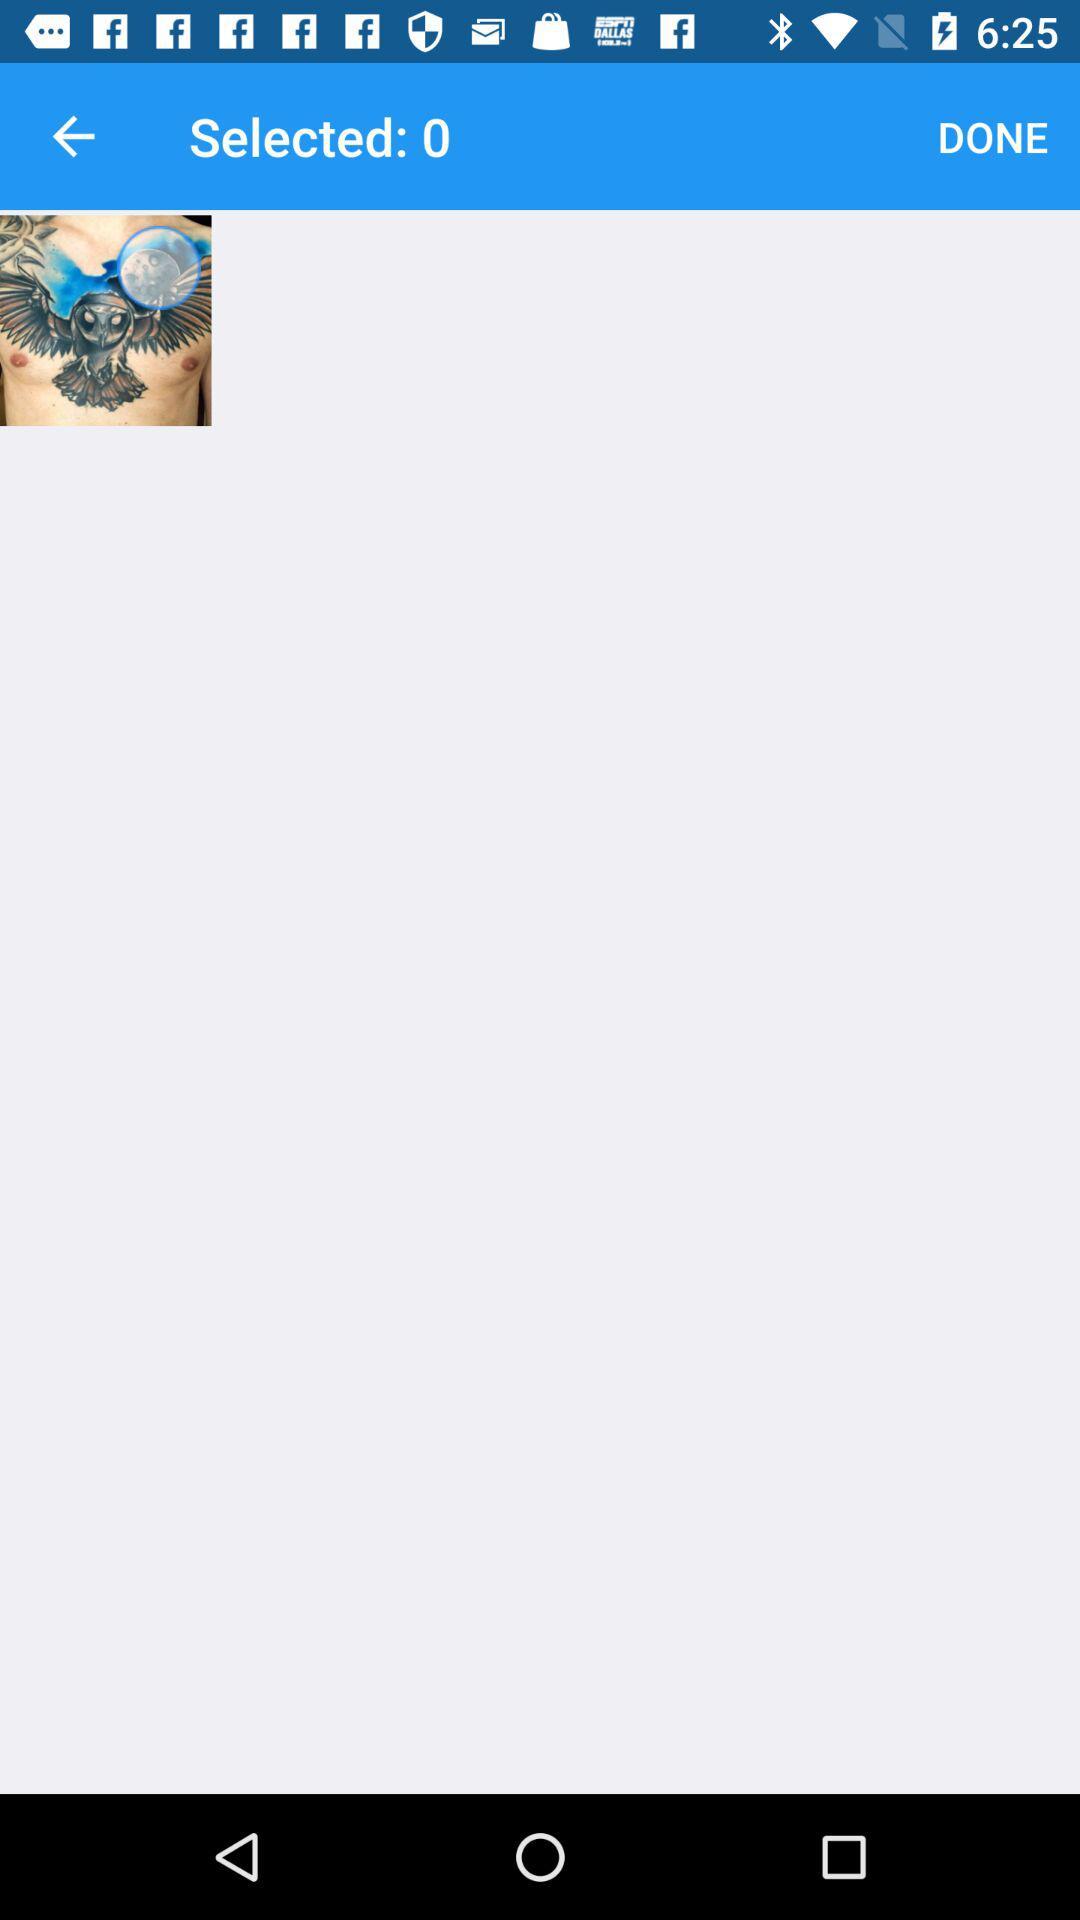 Image resolution: width=1080 pixels, height=1920 pixels. Describe the element at coordinates (992, 135) in the screenshot. I see `the icon next to the selected: 0` at that location.